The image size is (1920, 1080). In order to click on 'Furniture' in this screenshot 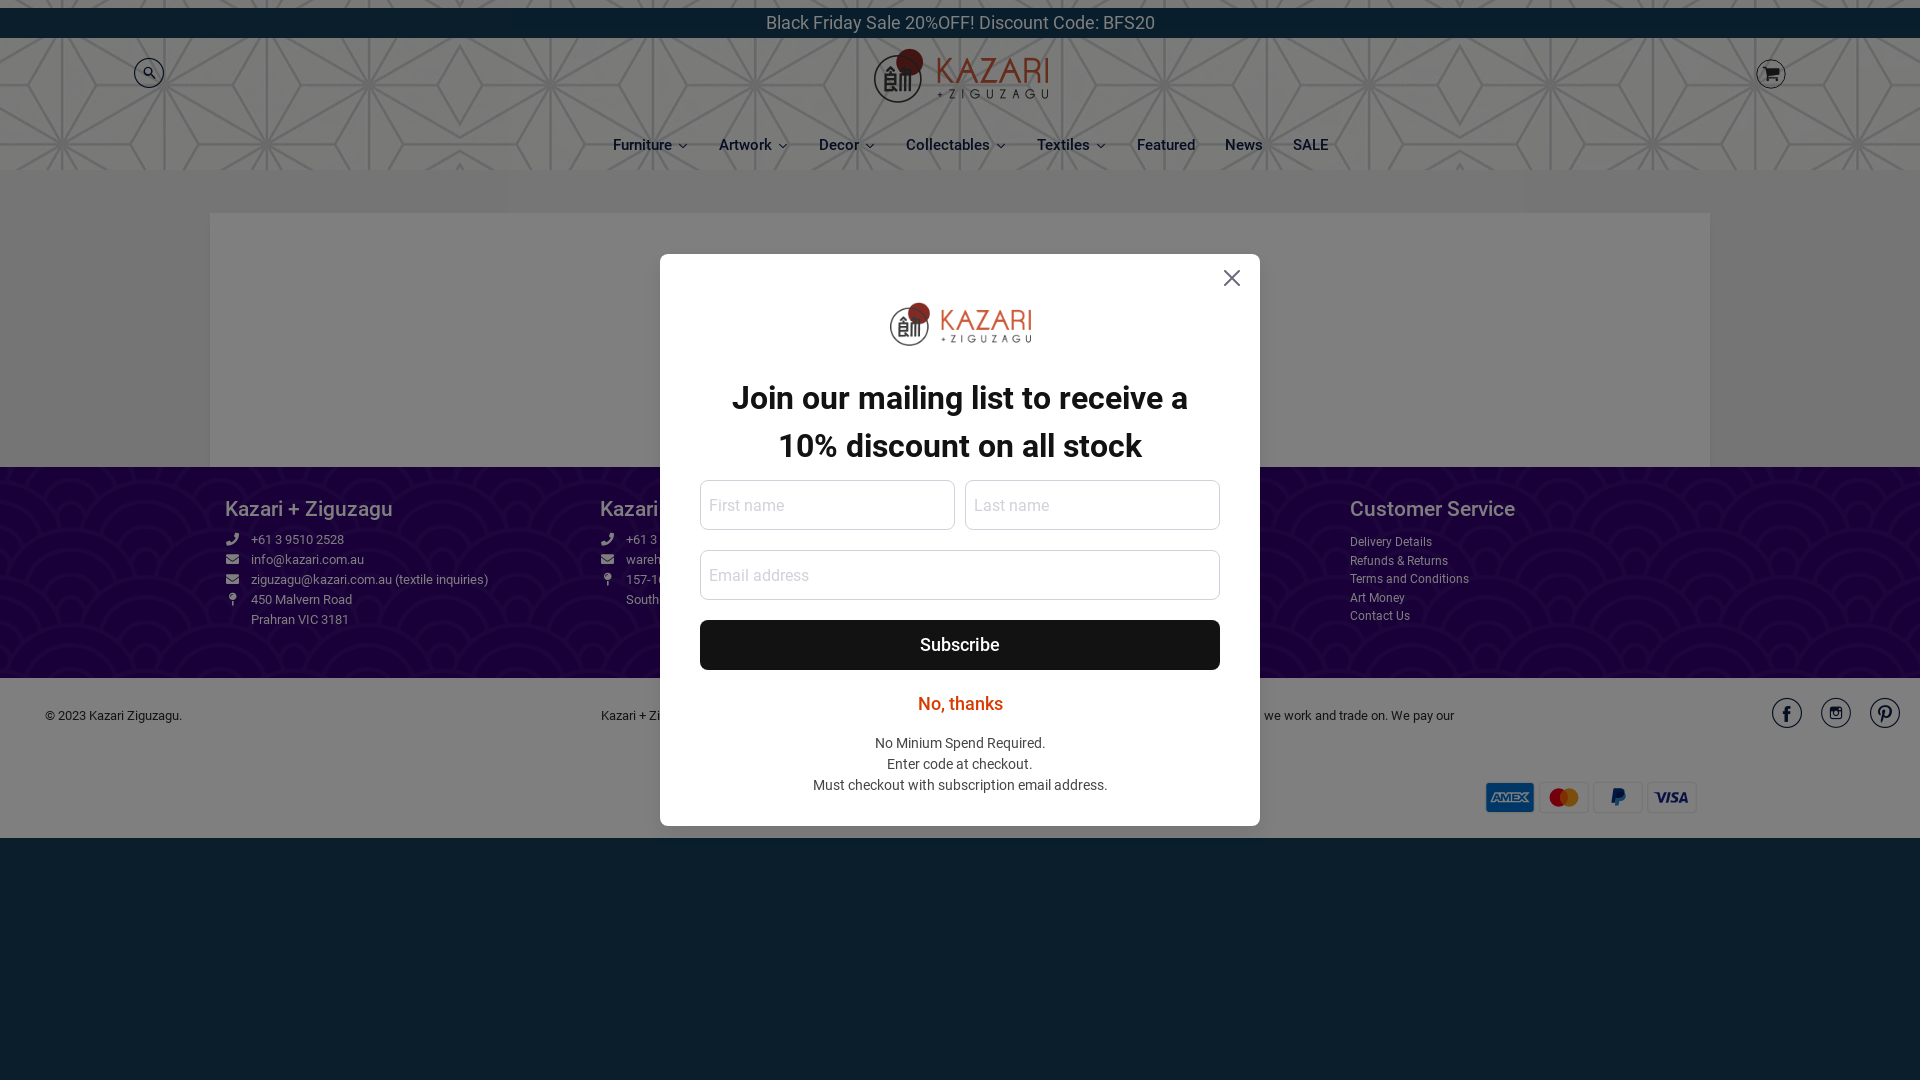, I will do `click(651, 144)`.